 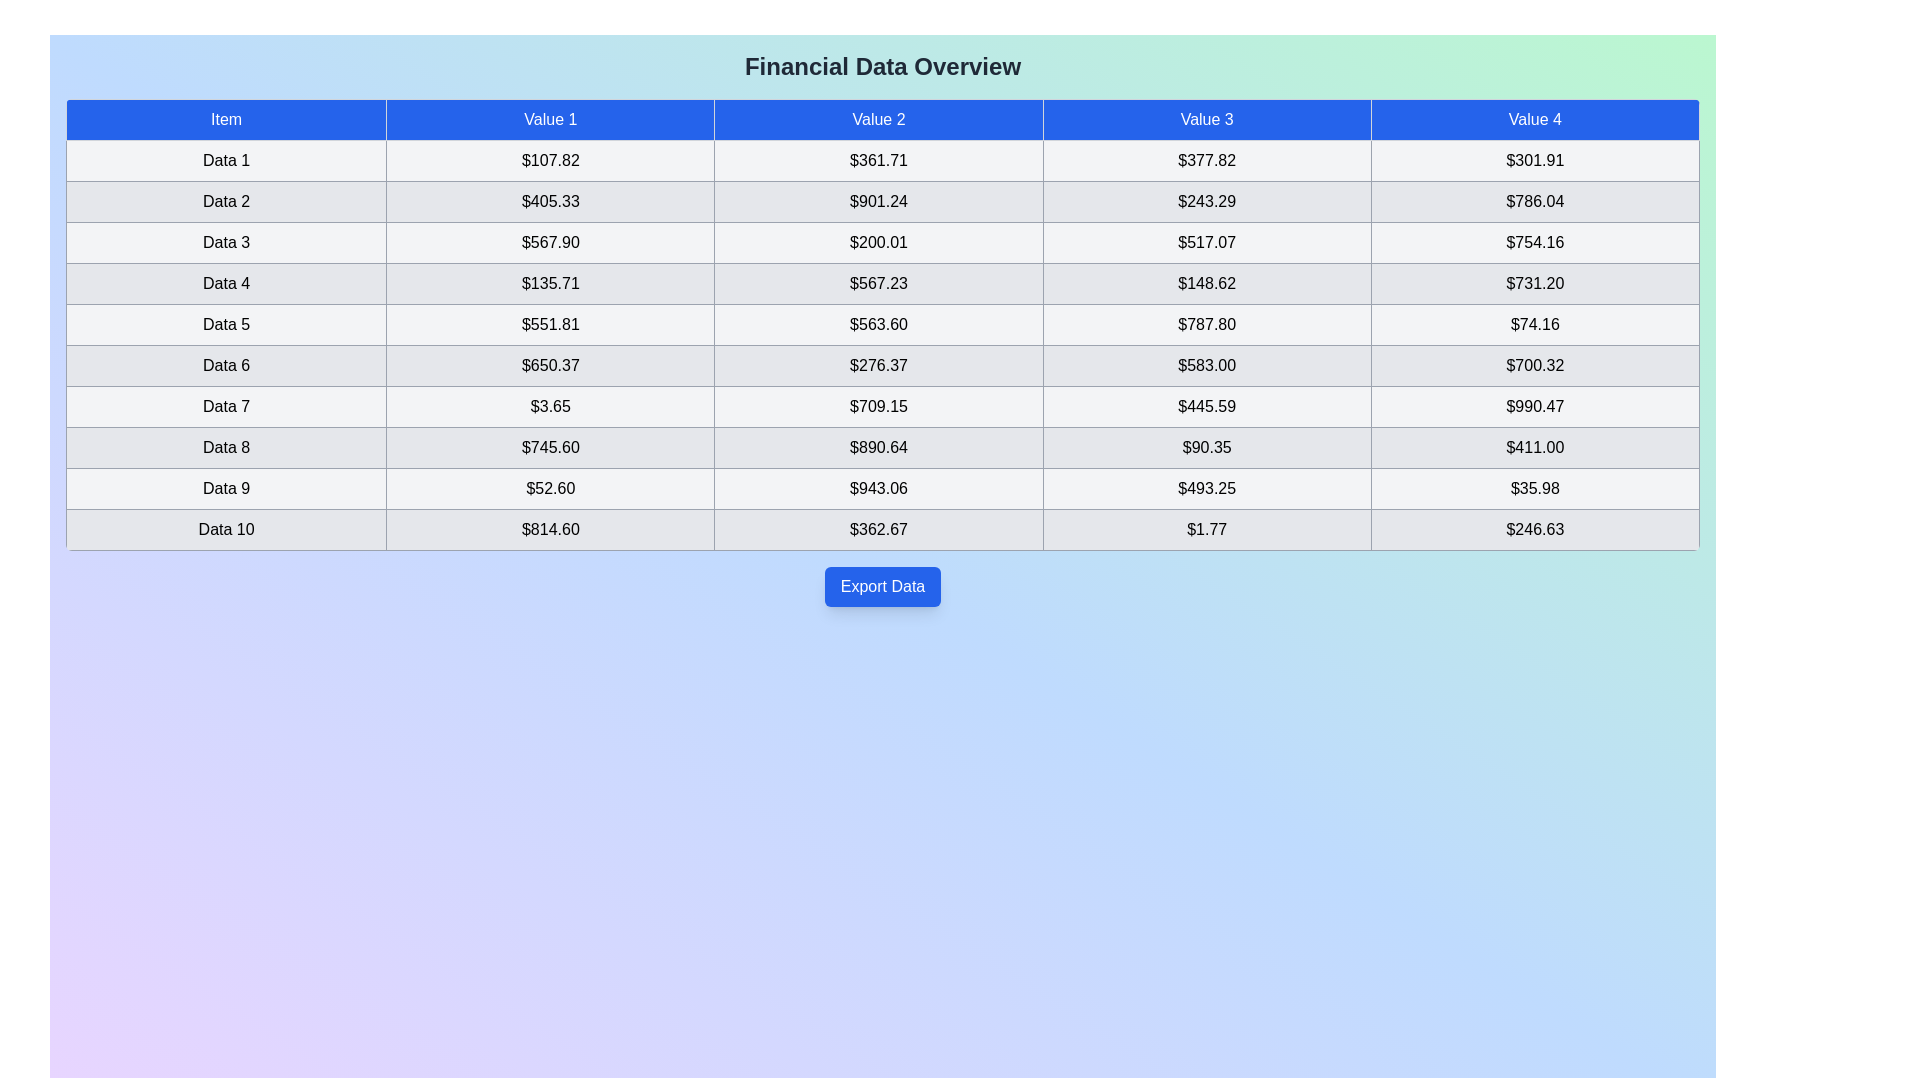 What do you see at coordinates (882, 585) in the screenshot?
I see `'Export Data' button to export the financial data` at bounding box center [882, 585].